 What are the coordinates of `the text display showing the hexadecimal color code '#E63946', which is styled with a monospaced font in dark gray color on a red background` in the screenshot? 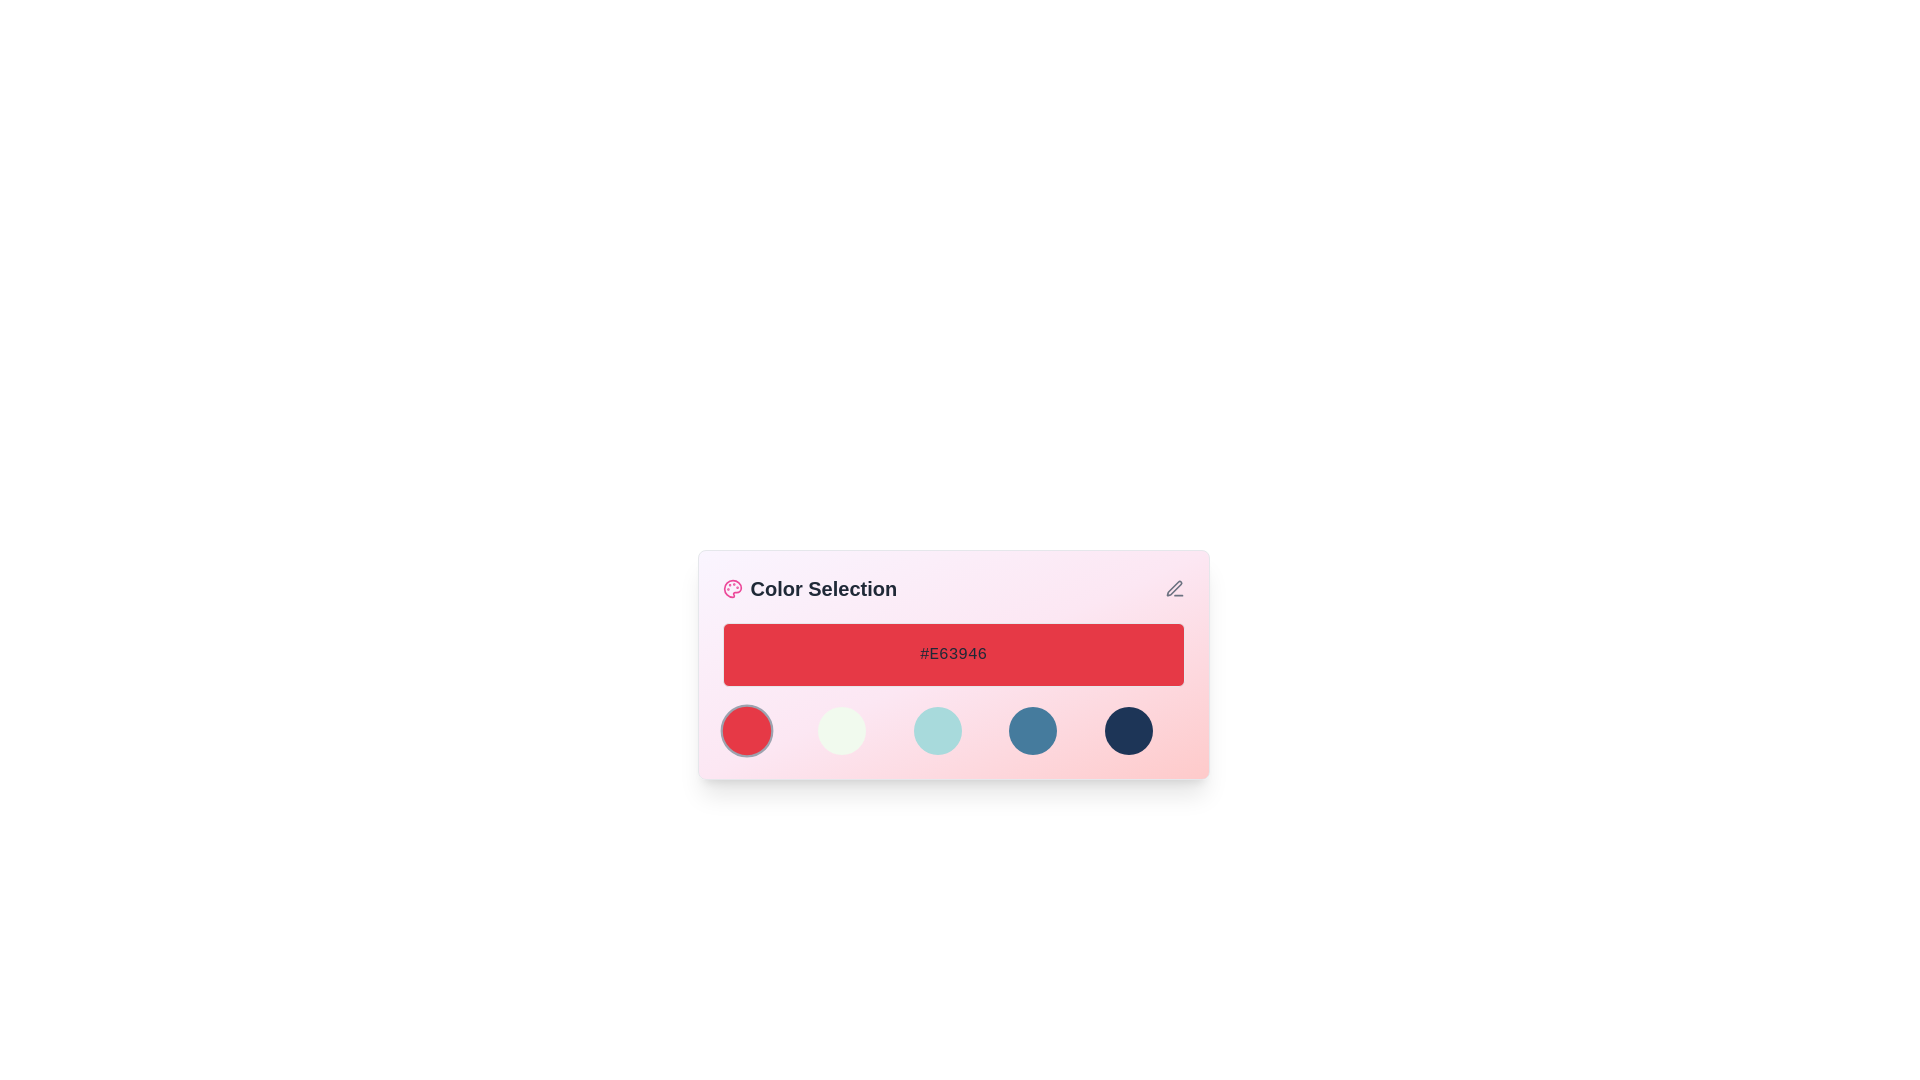 It's located at (952, 655).